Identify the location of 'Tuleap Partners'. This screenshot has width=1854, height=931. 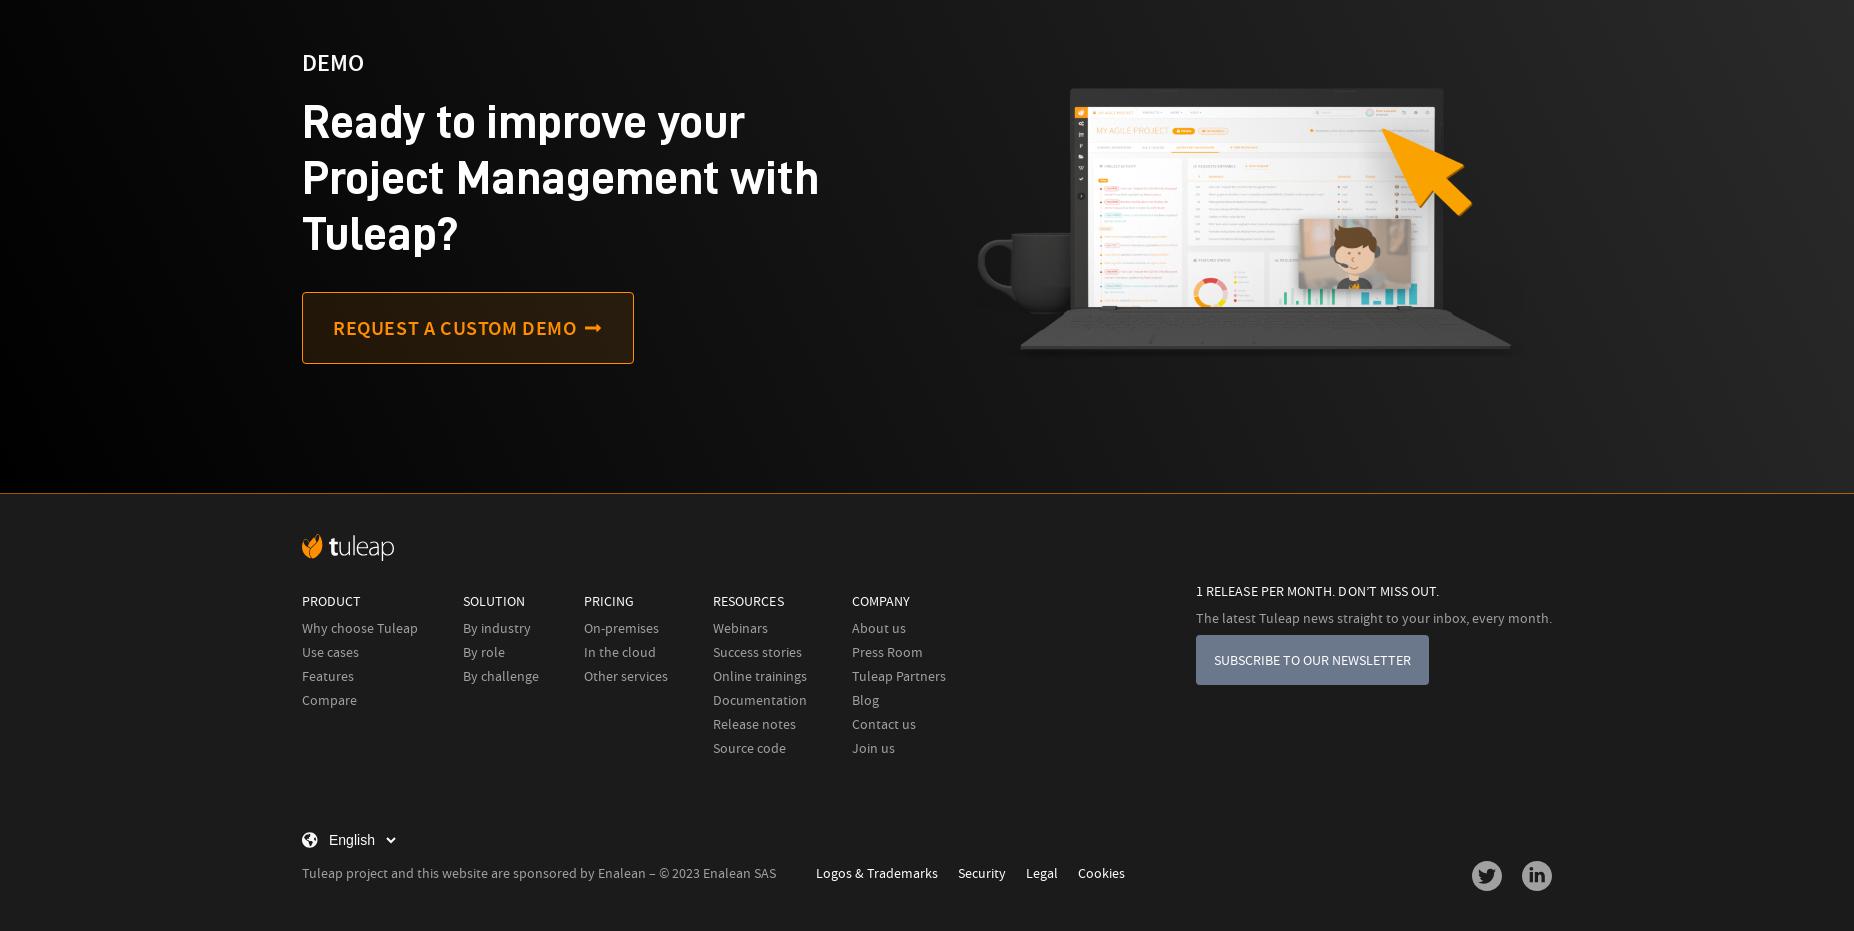
(899, 673).